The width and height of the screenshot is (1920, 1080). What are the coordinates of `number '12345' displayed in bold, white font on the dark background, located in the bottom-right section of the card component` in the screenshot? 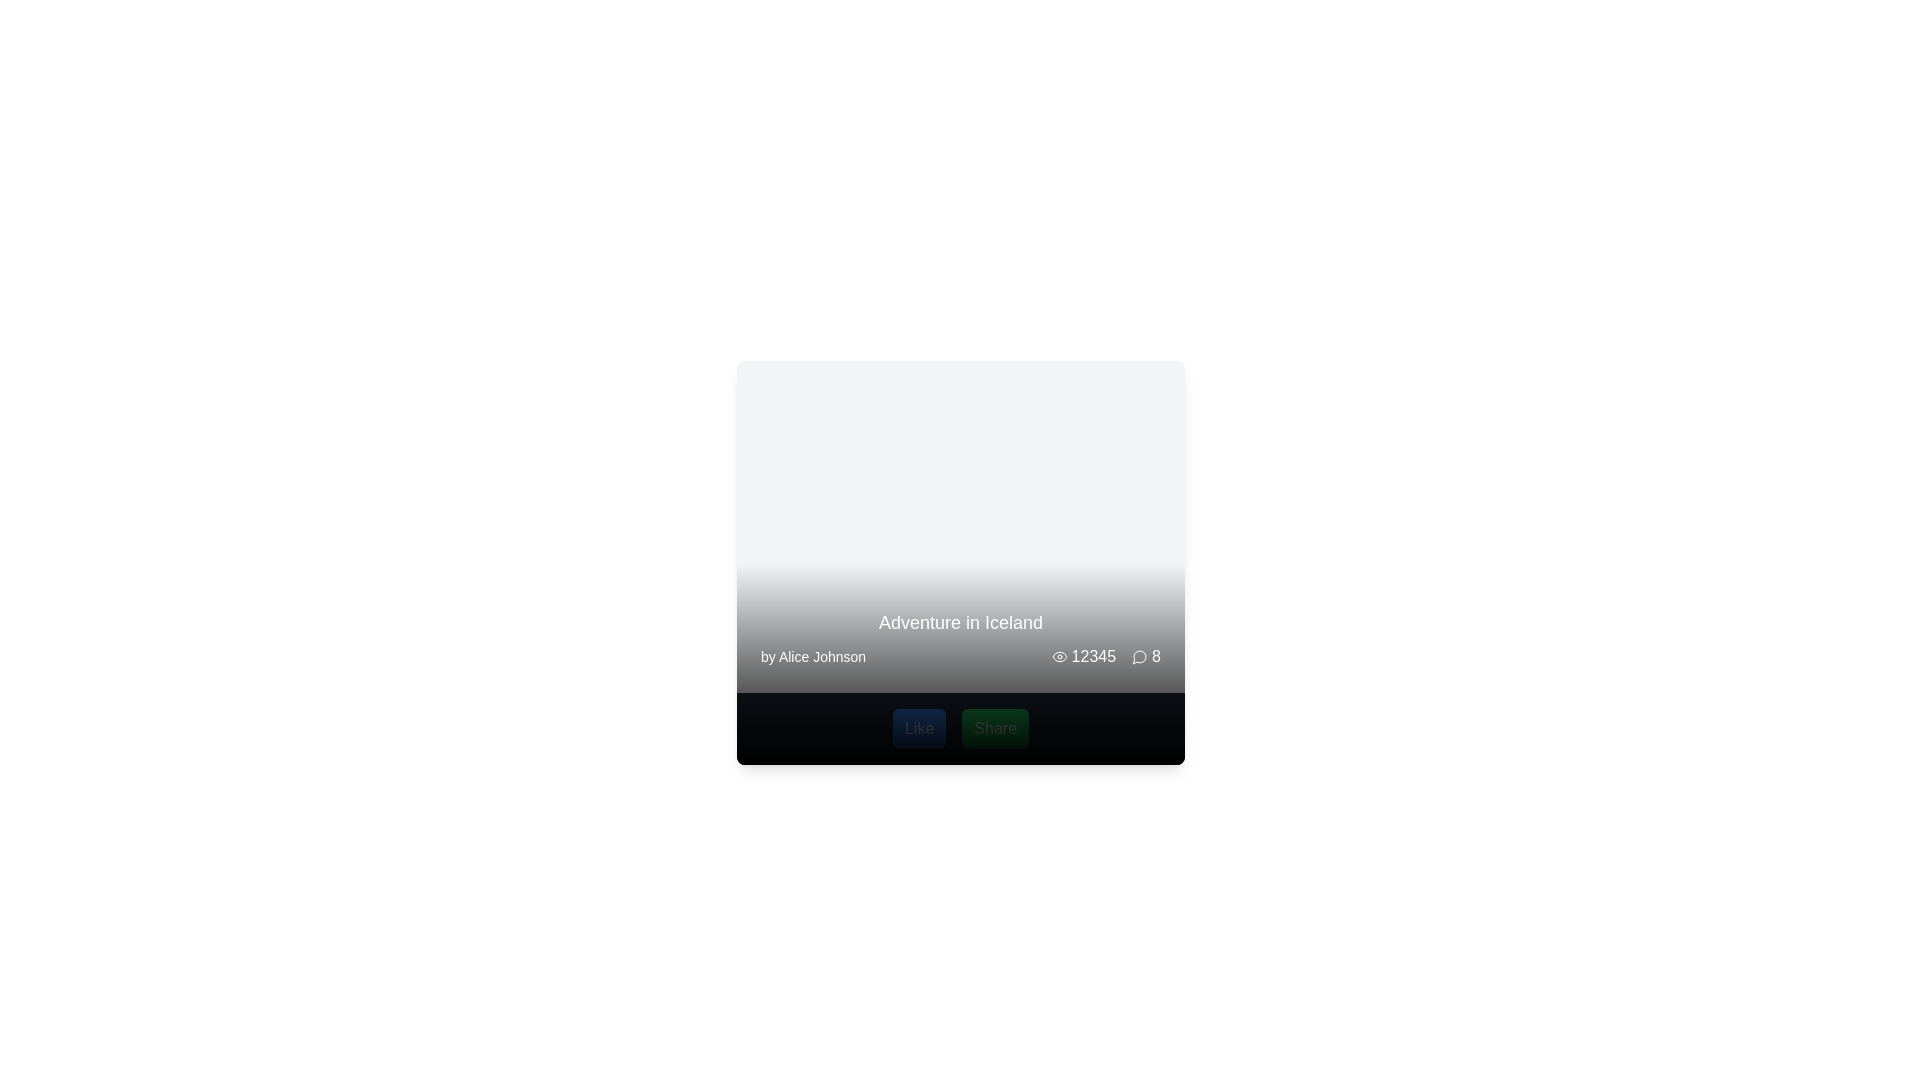 It's located at (1092, 656).